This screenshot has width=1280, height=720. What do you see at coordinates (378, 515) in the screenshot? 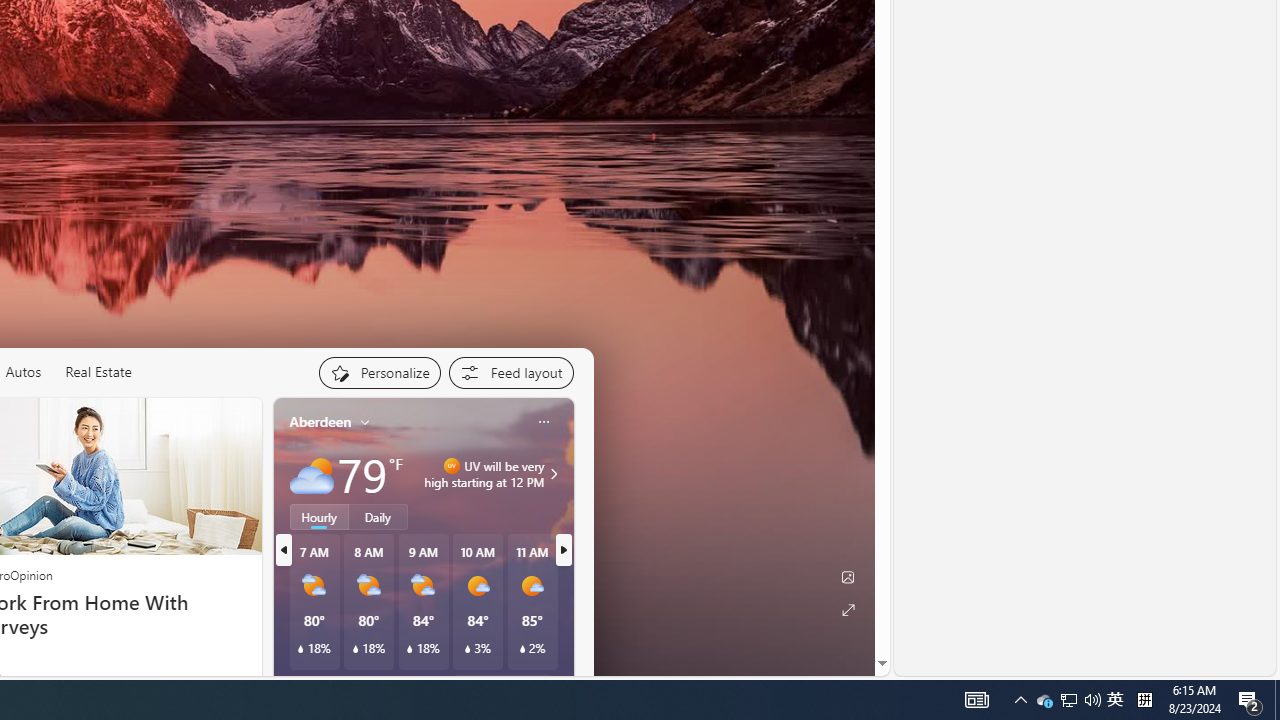
I see `'Daily'` at bounding box center [378, 515].